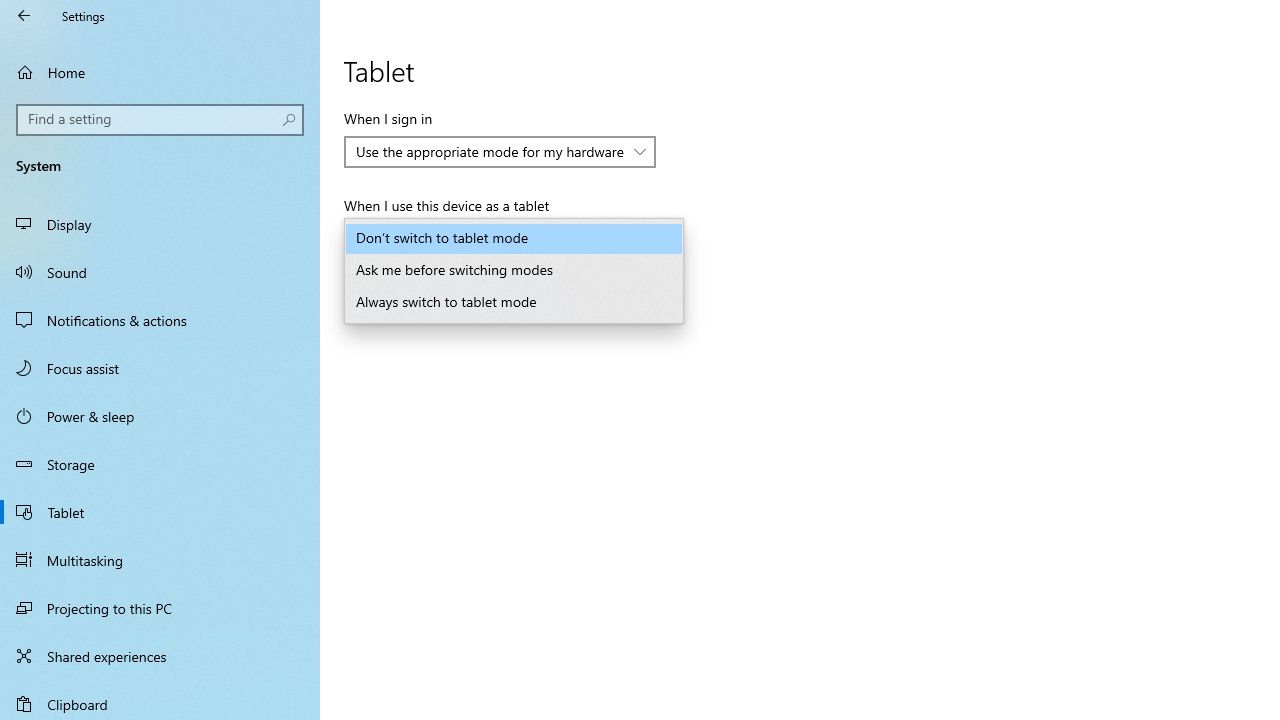  Describe the element at coordinates (160, 271) in the screenshot. I see `'Sound'` at that location.